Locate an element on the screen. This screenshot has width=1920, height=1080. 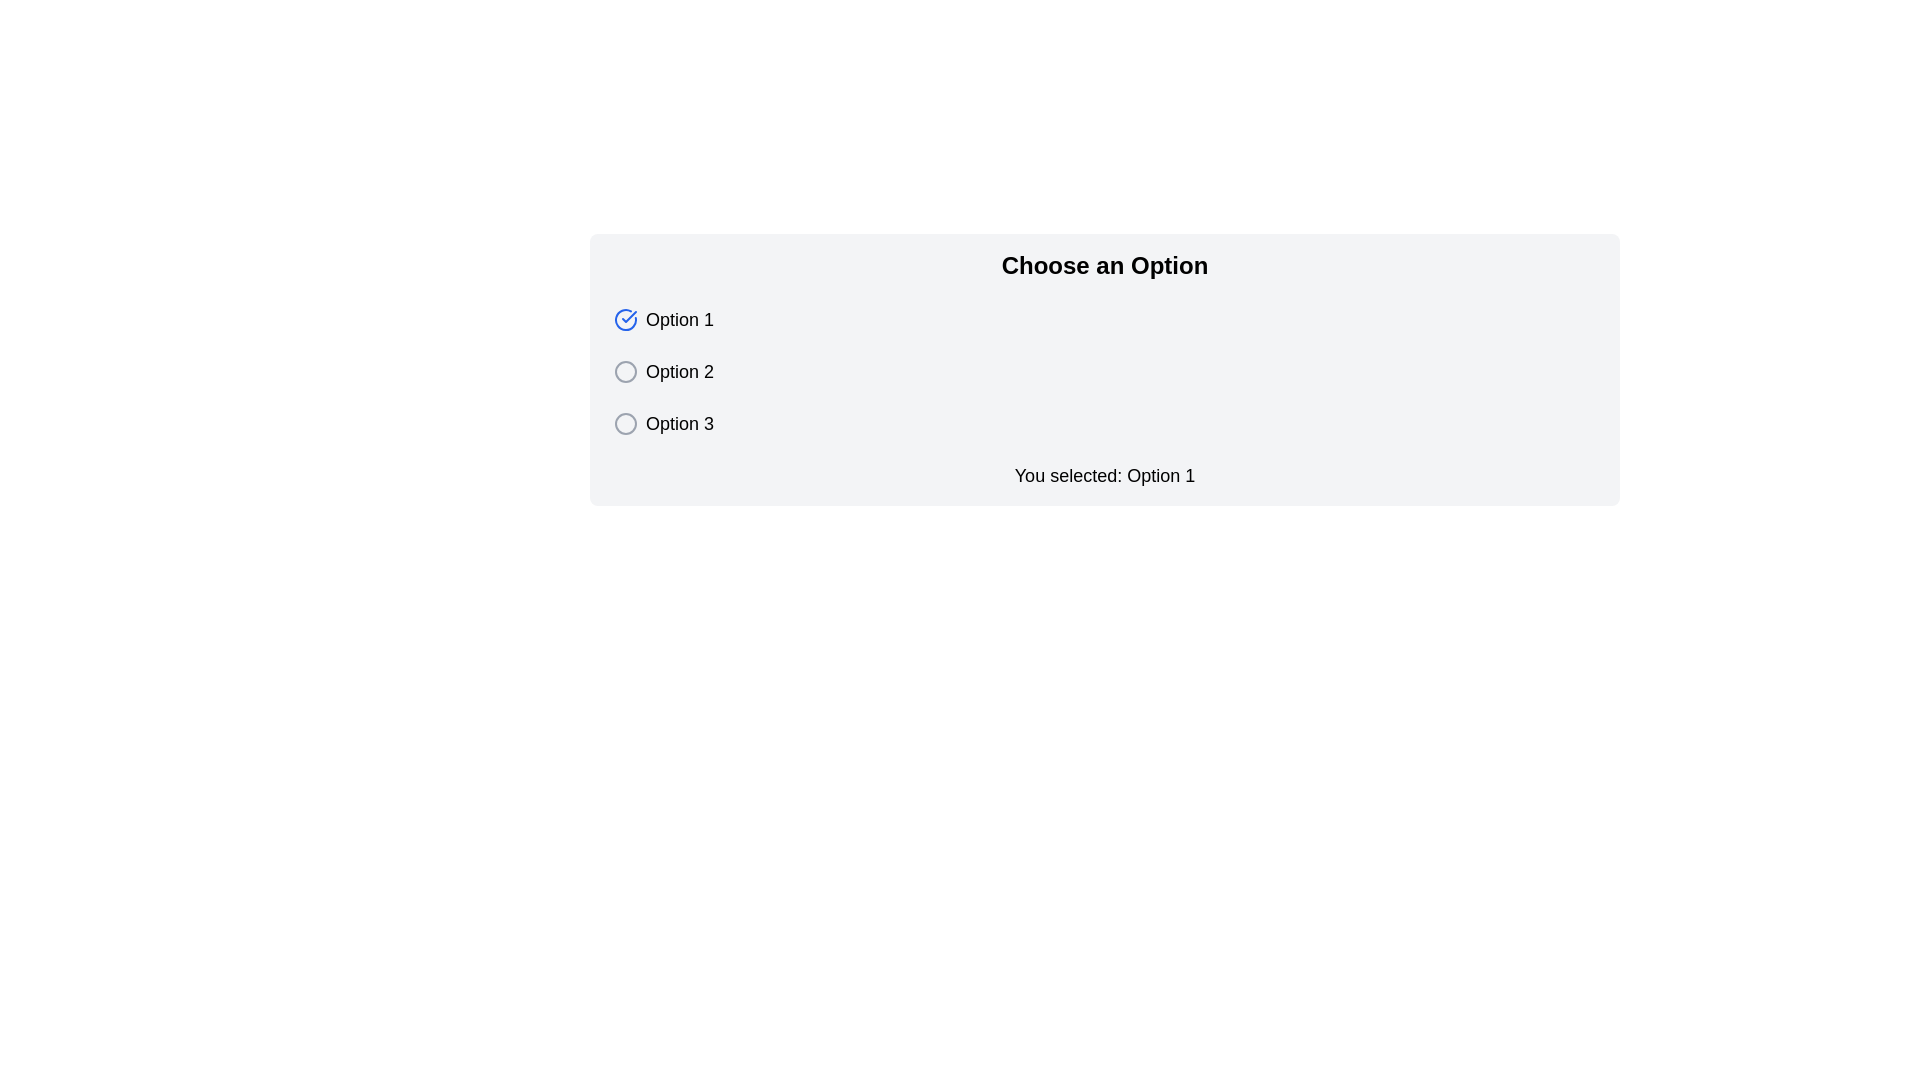
the circular radio button indicator icon which is styled as an outlined gray circle positioned to the left of the text 'Option 2' is located at coordinates (624, 371).